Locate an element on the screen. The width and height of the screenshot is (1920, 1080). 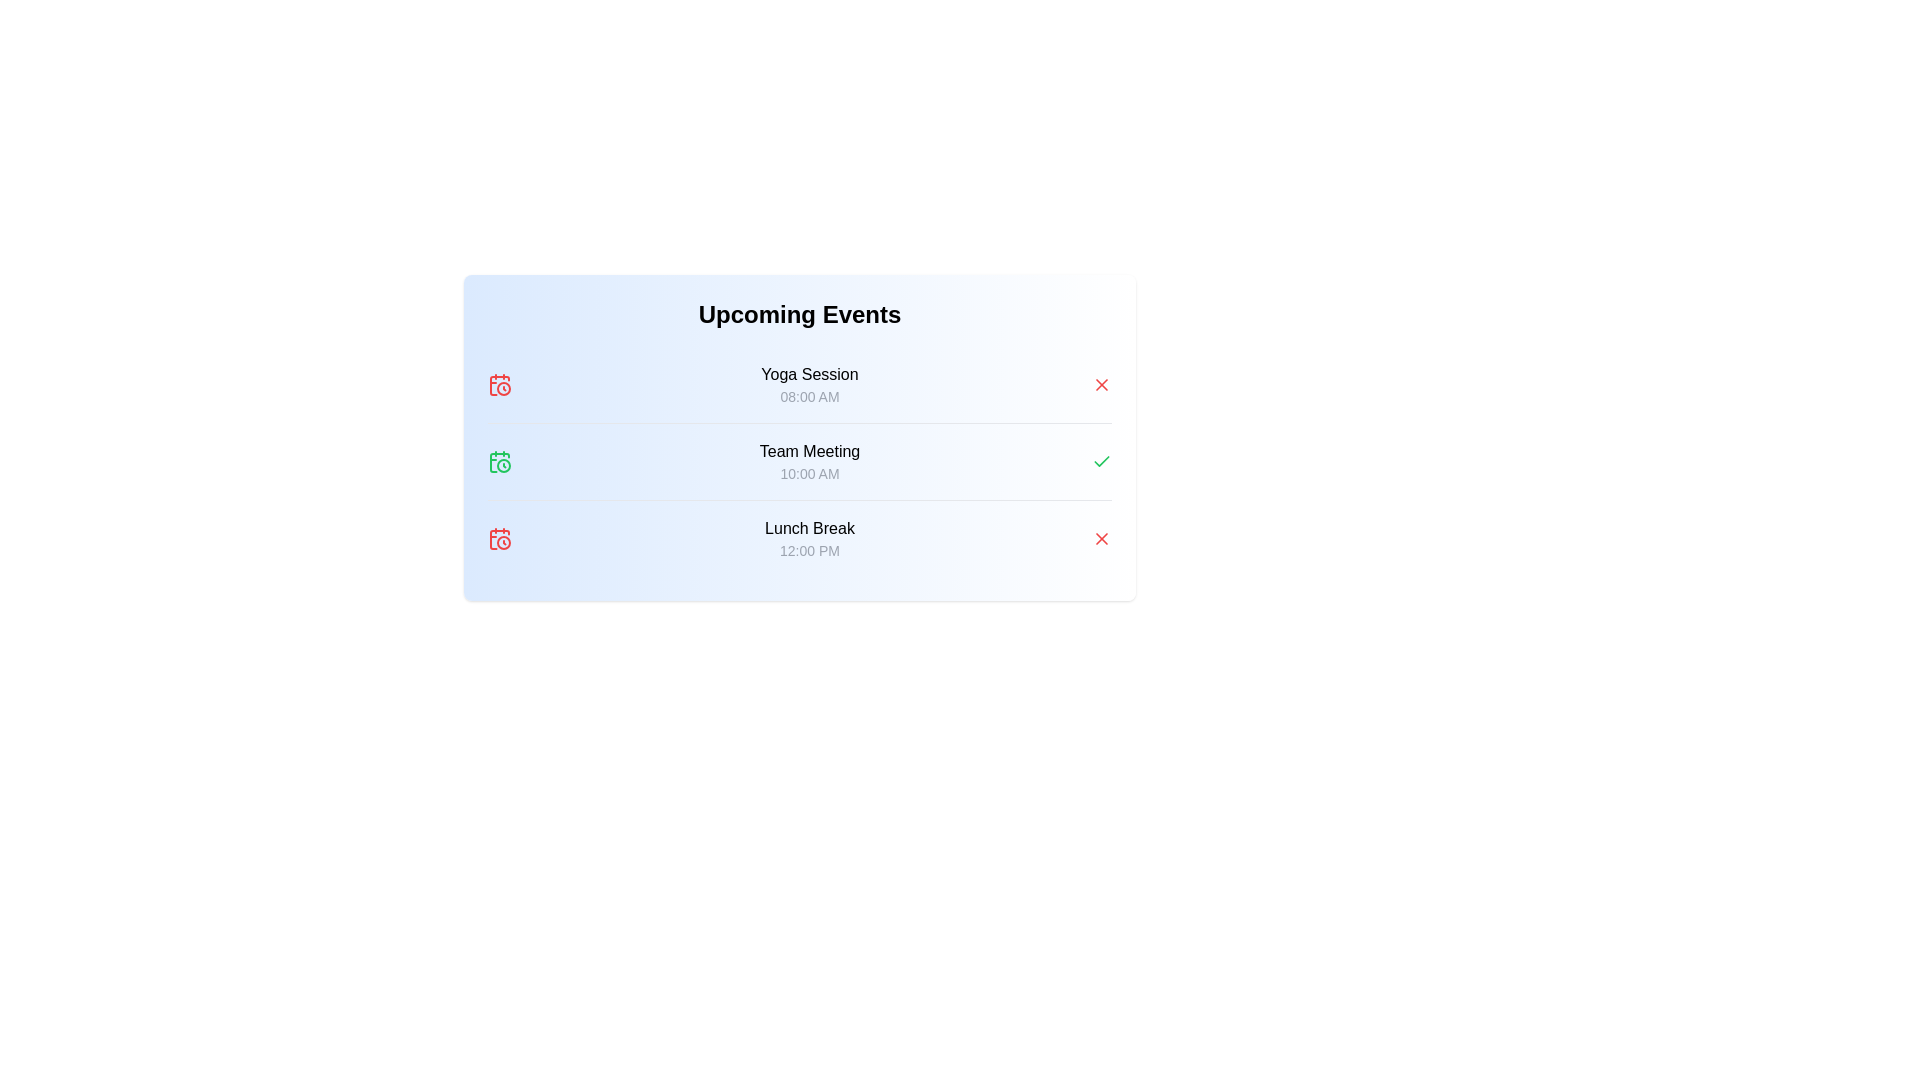
text of the 'Team Meeting' title label located centrally above the '10:00 AM' subtext in the event schedule, specifically the second item from the top is located at coordinates (810, 451).